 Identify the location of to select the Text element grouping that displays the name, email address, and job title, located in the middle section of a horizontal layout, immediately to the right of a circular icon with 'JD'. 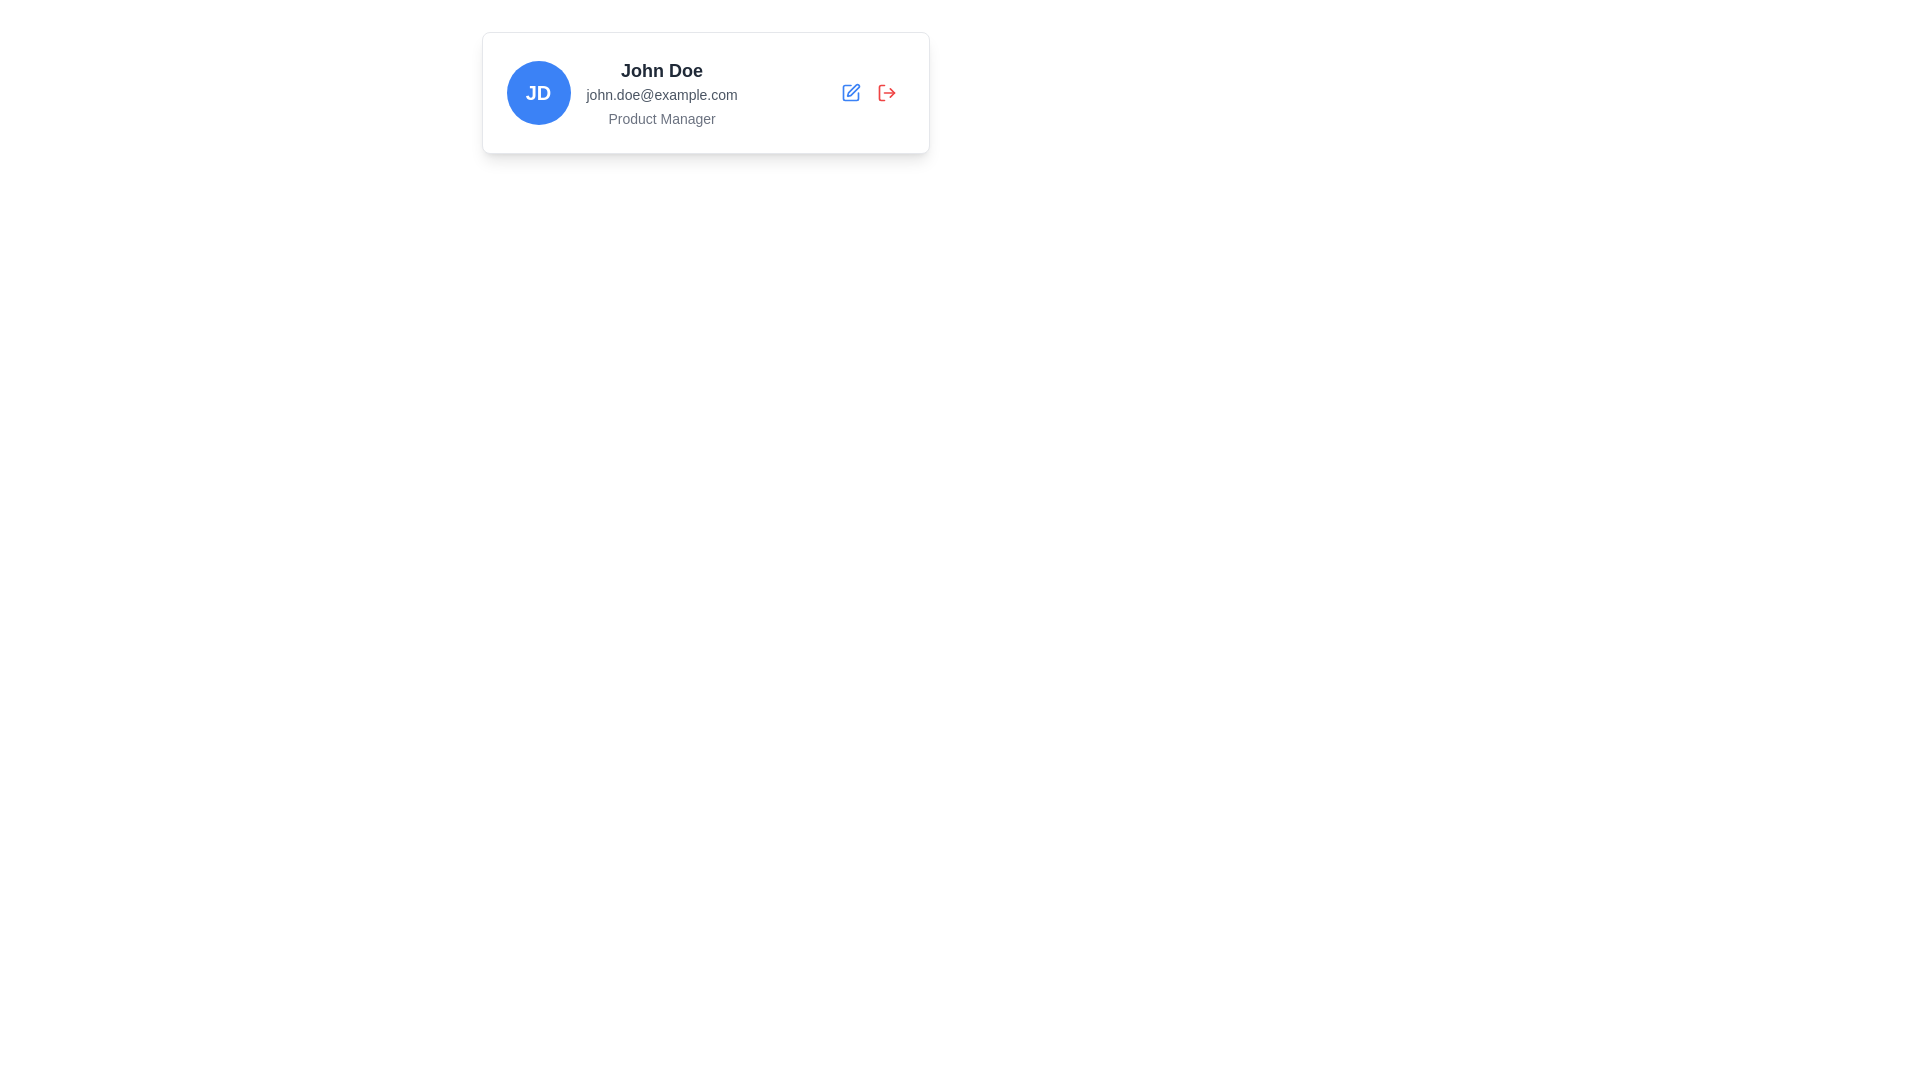
(662, 92).